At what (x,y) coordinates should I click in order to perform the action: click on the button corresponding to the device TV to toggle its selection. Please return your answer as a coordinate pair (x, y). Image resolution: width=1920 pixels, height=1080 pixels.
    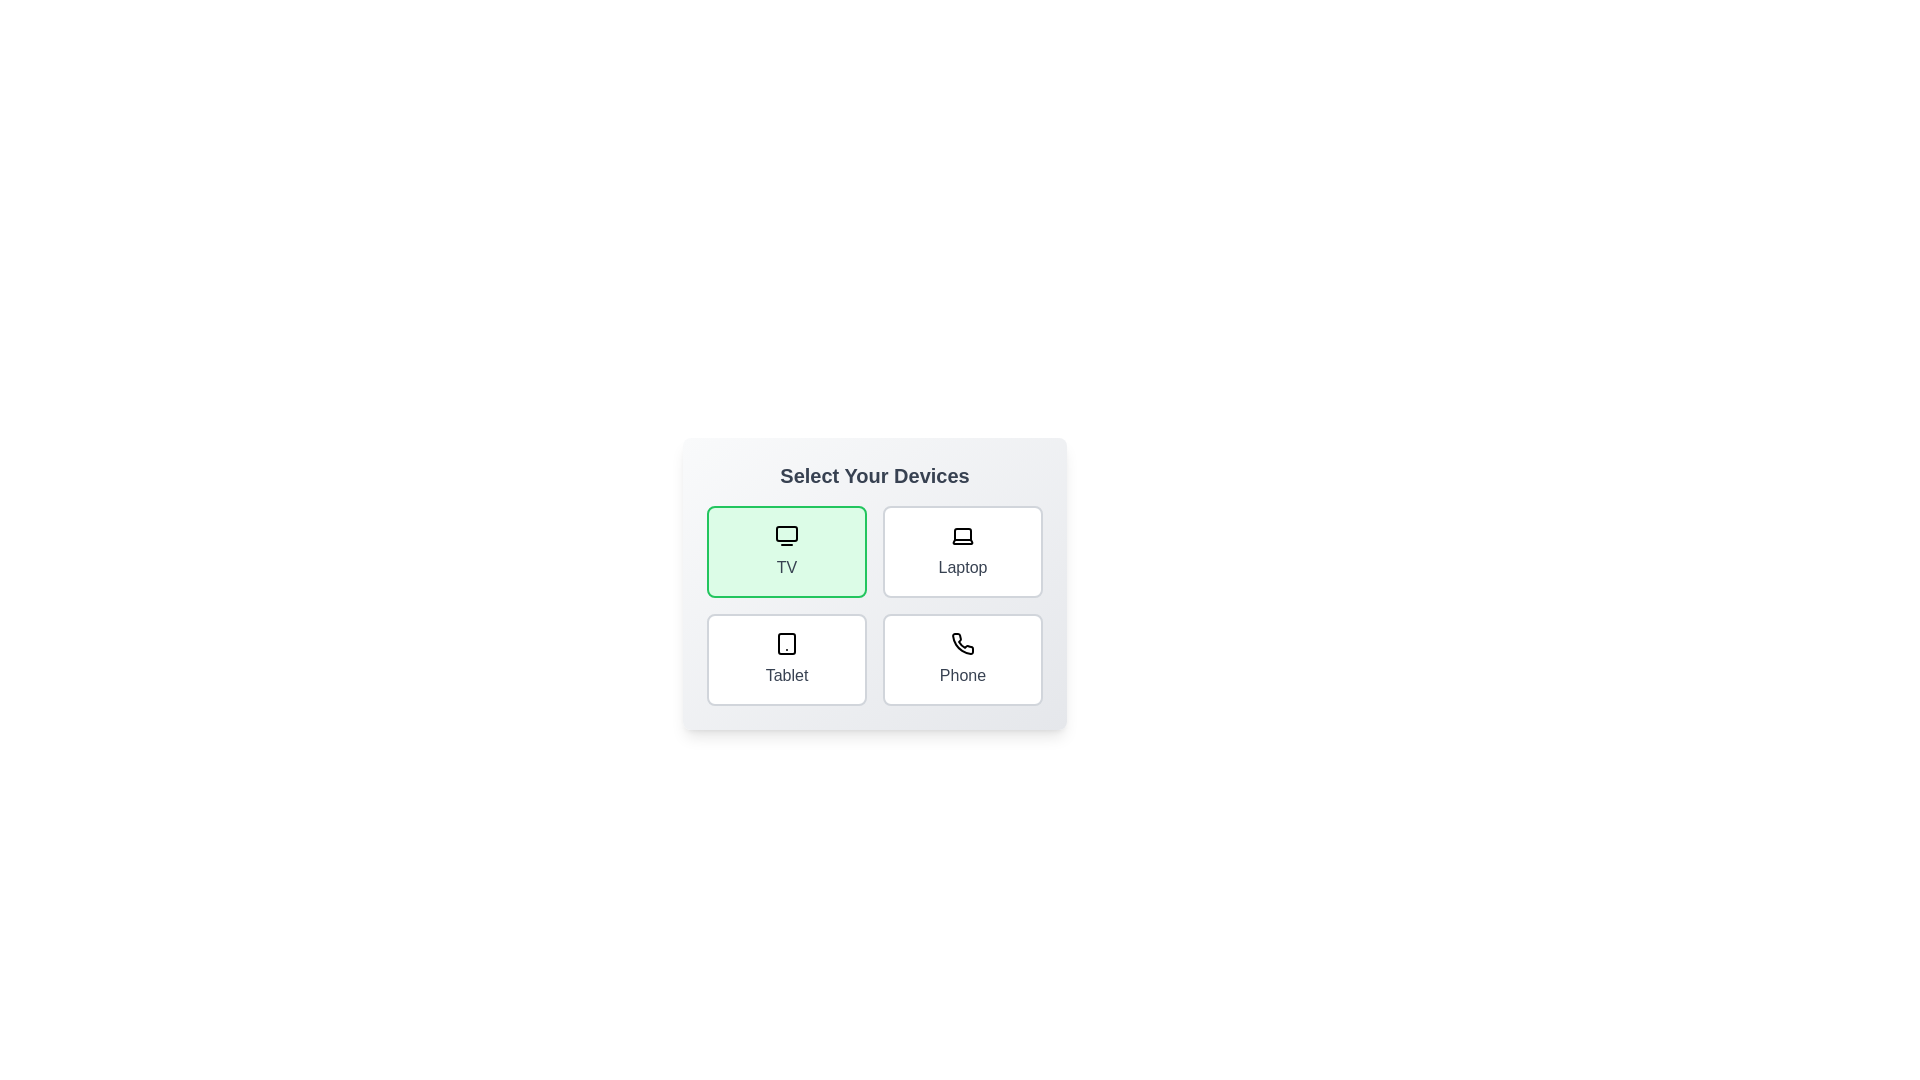
    Looking at the image, I should click on (786, 551).